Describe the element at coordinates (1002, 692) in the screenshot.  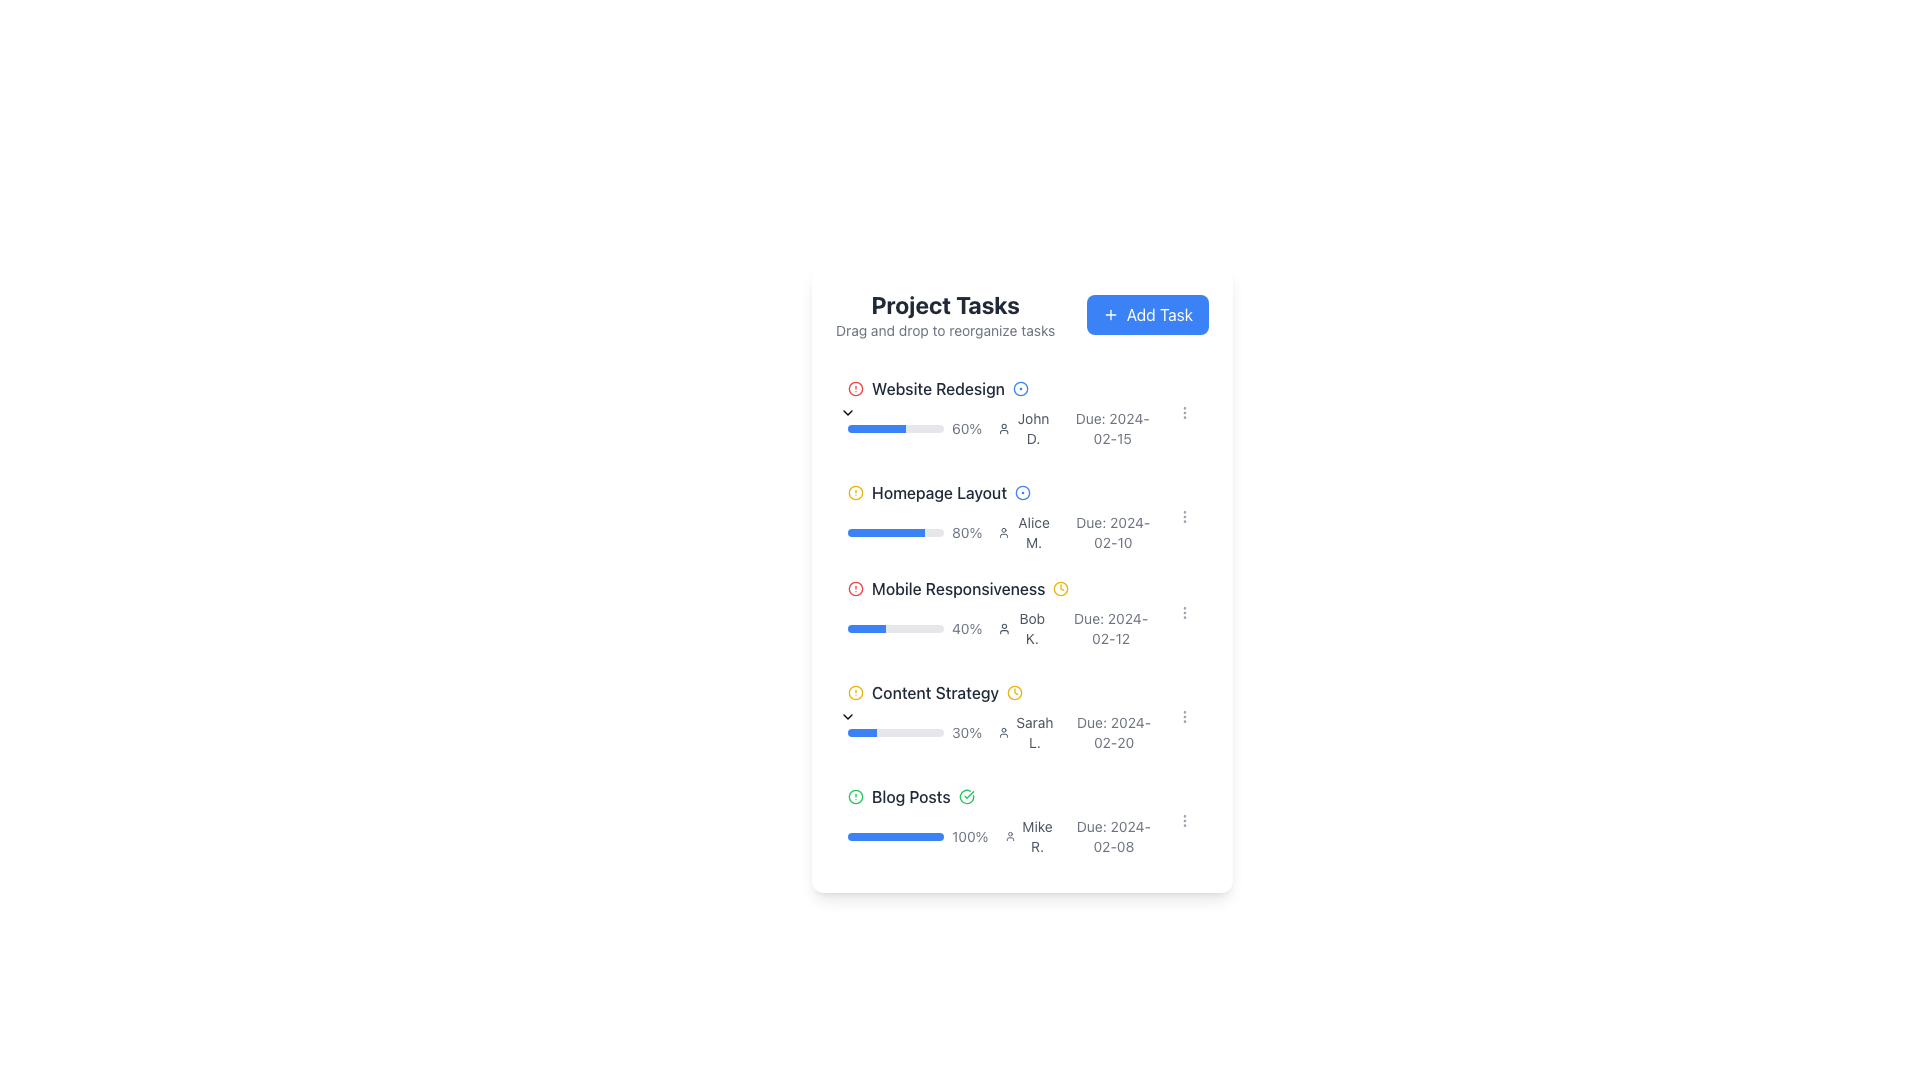
I see `the Task Label with Metadata that displays 'Content Strategy', which is the fourth task entry under 'Project Tasks'` at that location.